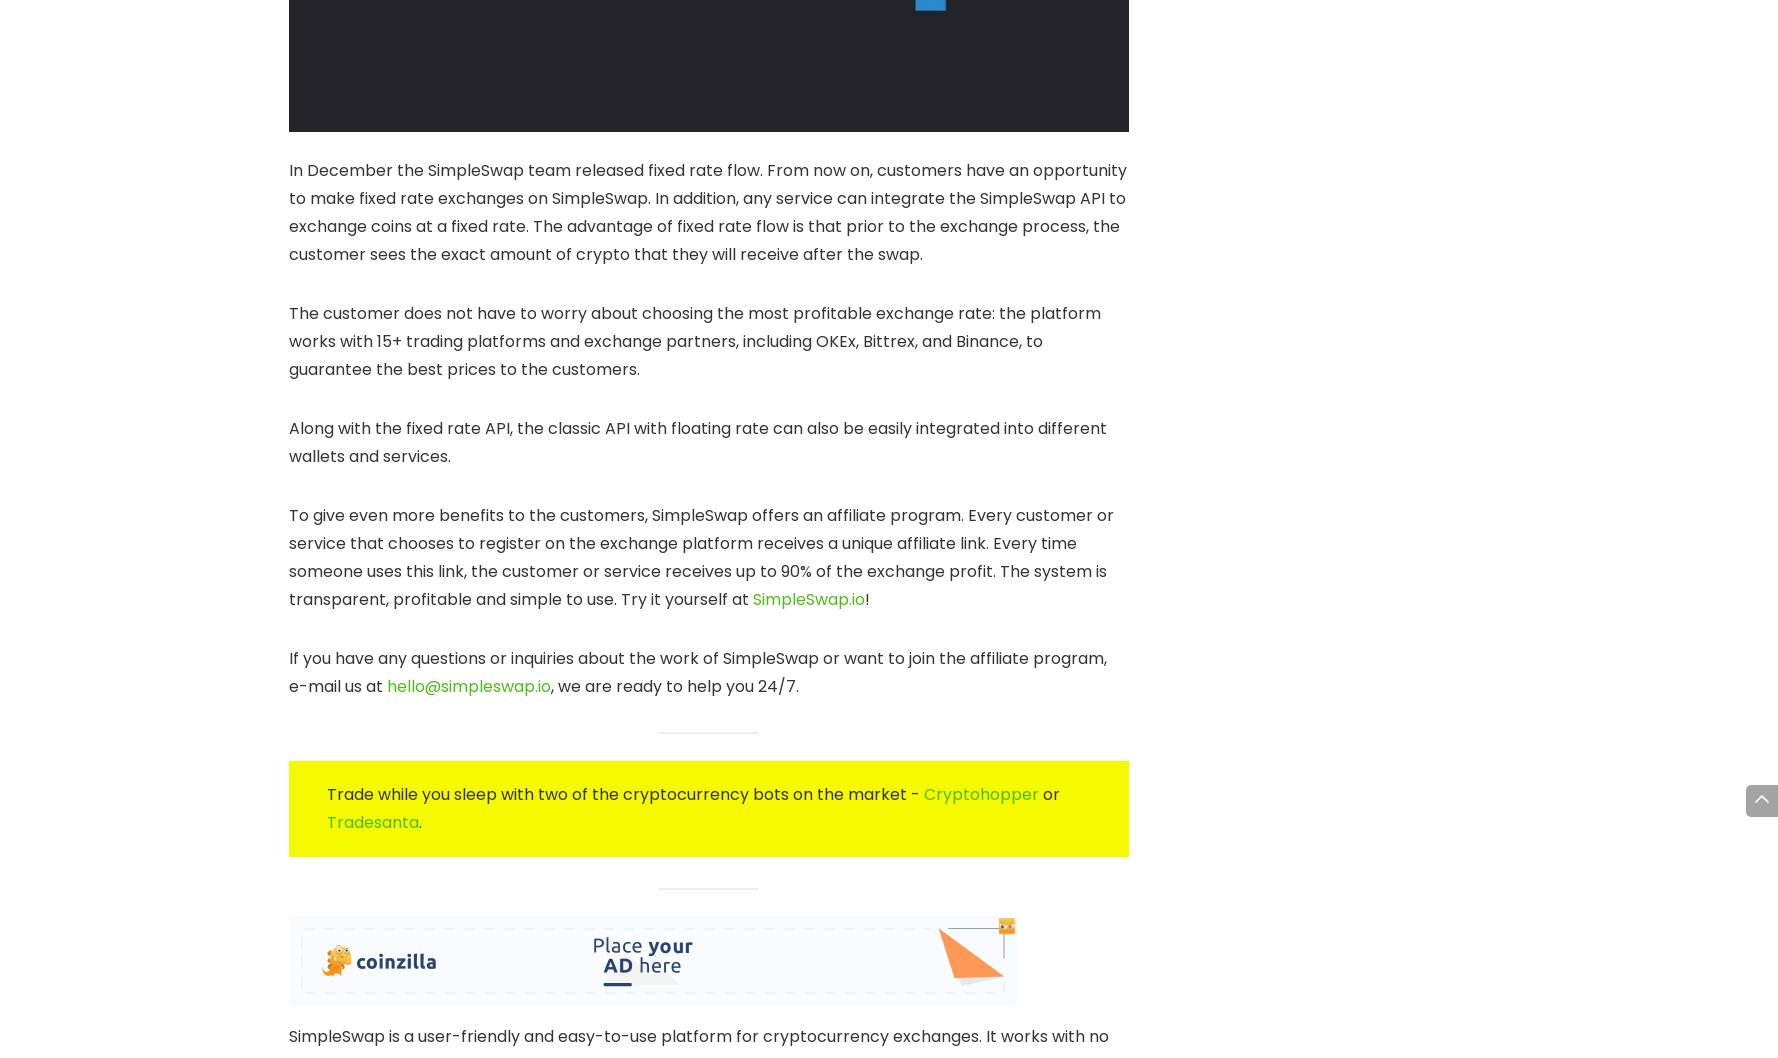 Image resolution: width=1778 pixels, height=1058 pixels. Describe the element at coordinates (288, 557) in the screenshot. I see `'To give even more benefits to the customers, SimpleSwap offers an affiliate program. Every customer or service that chooses to register on the exchange platform receives a unique affiliate link. Every time someone uses this link, the customer or service receives up to 90% of the exchange profit. The system is transparent, profitable and simple to use. Try it yourself at'` at that location.